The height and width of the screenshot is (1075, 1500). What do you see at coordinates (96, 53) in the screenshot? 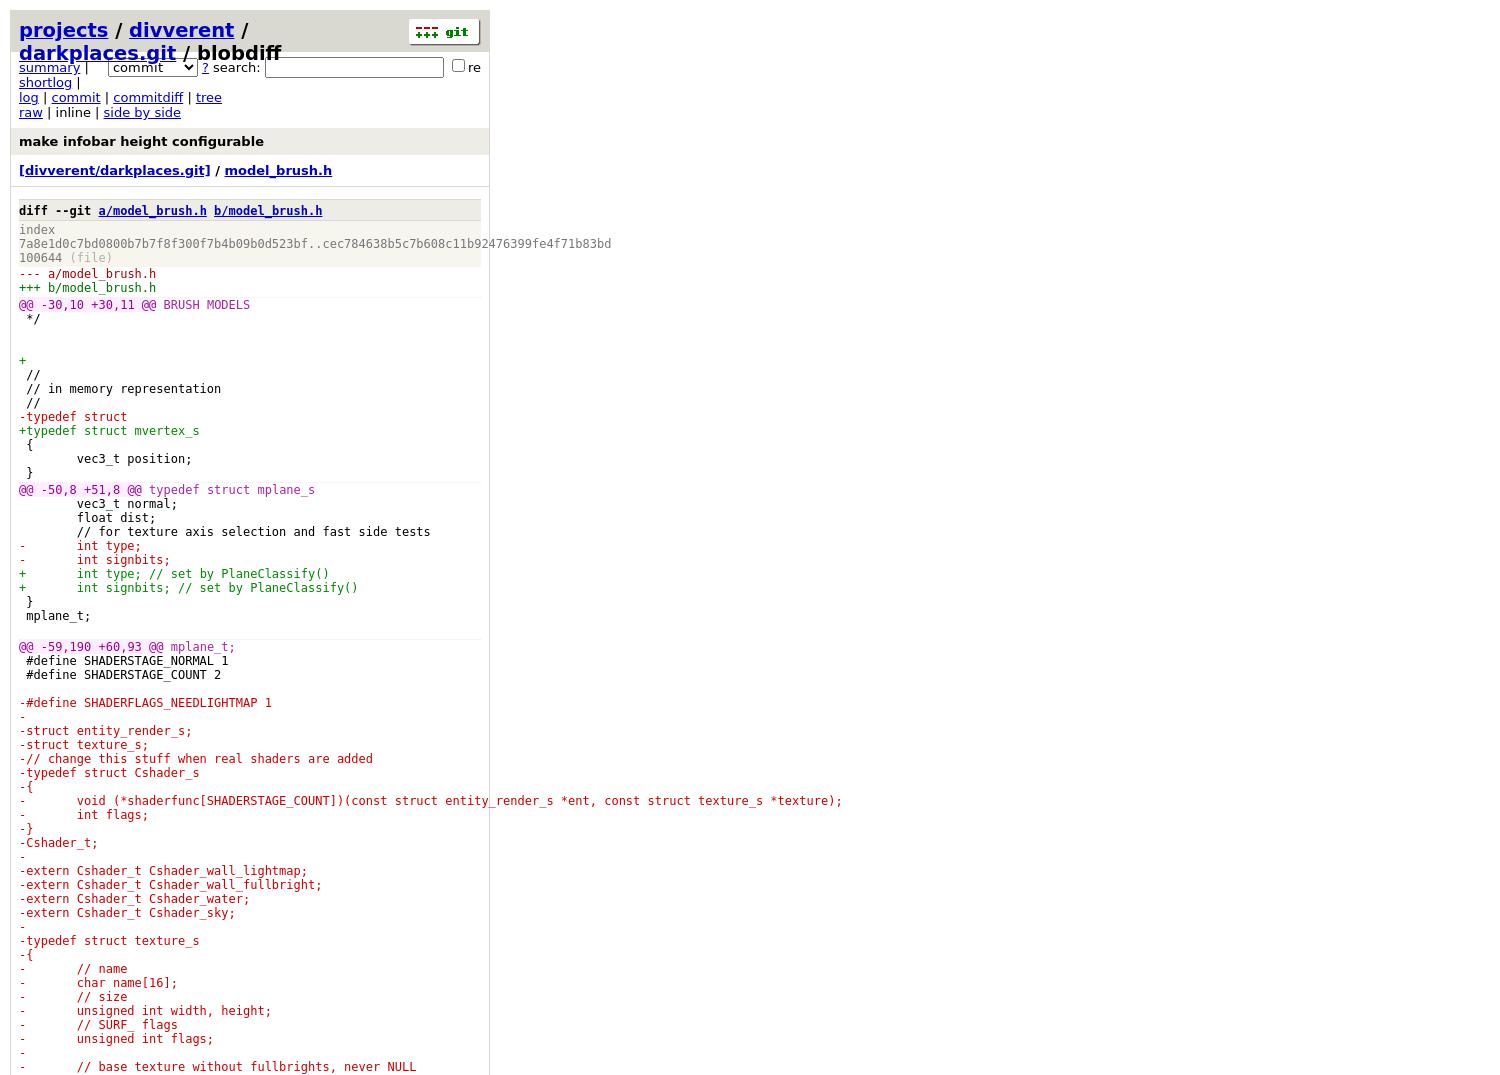
I see `'darkplaces.git'` at bounding box center [96, 53].